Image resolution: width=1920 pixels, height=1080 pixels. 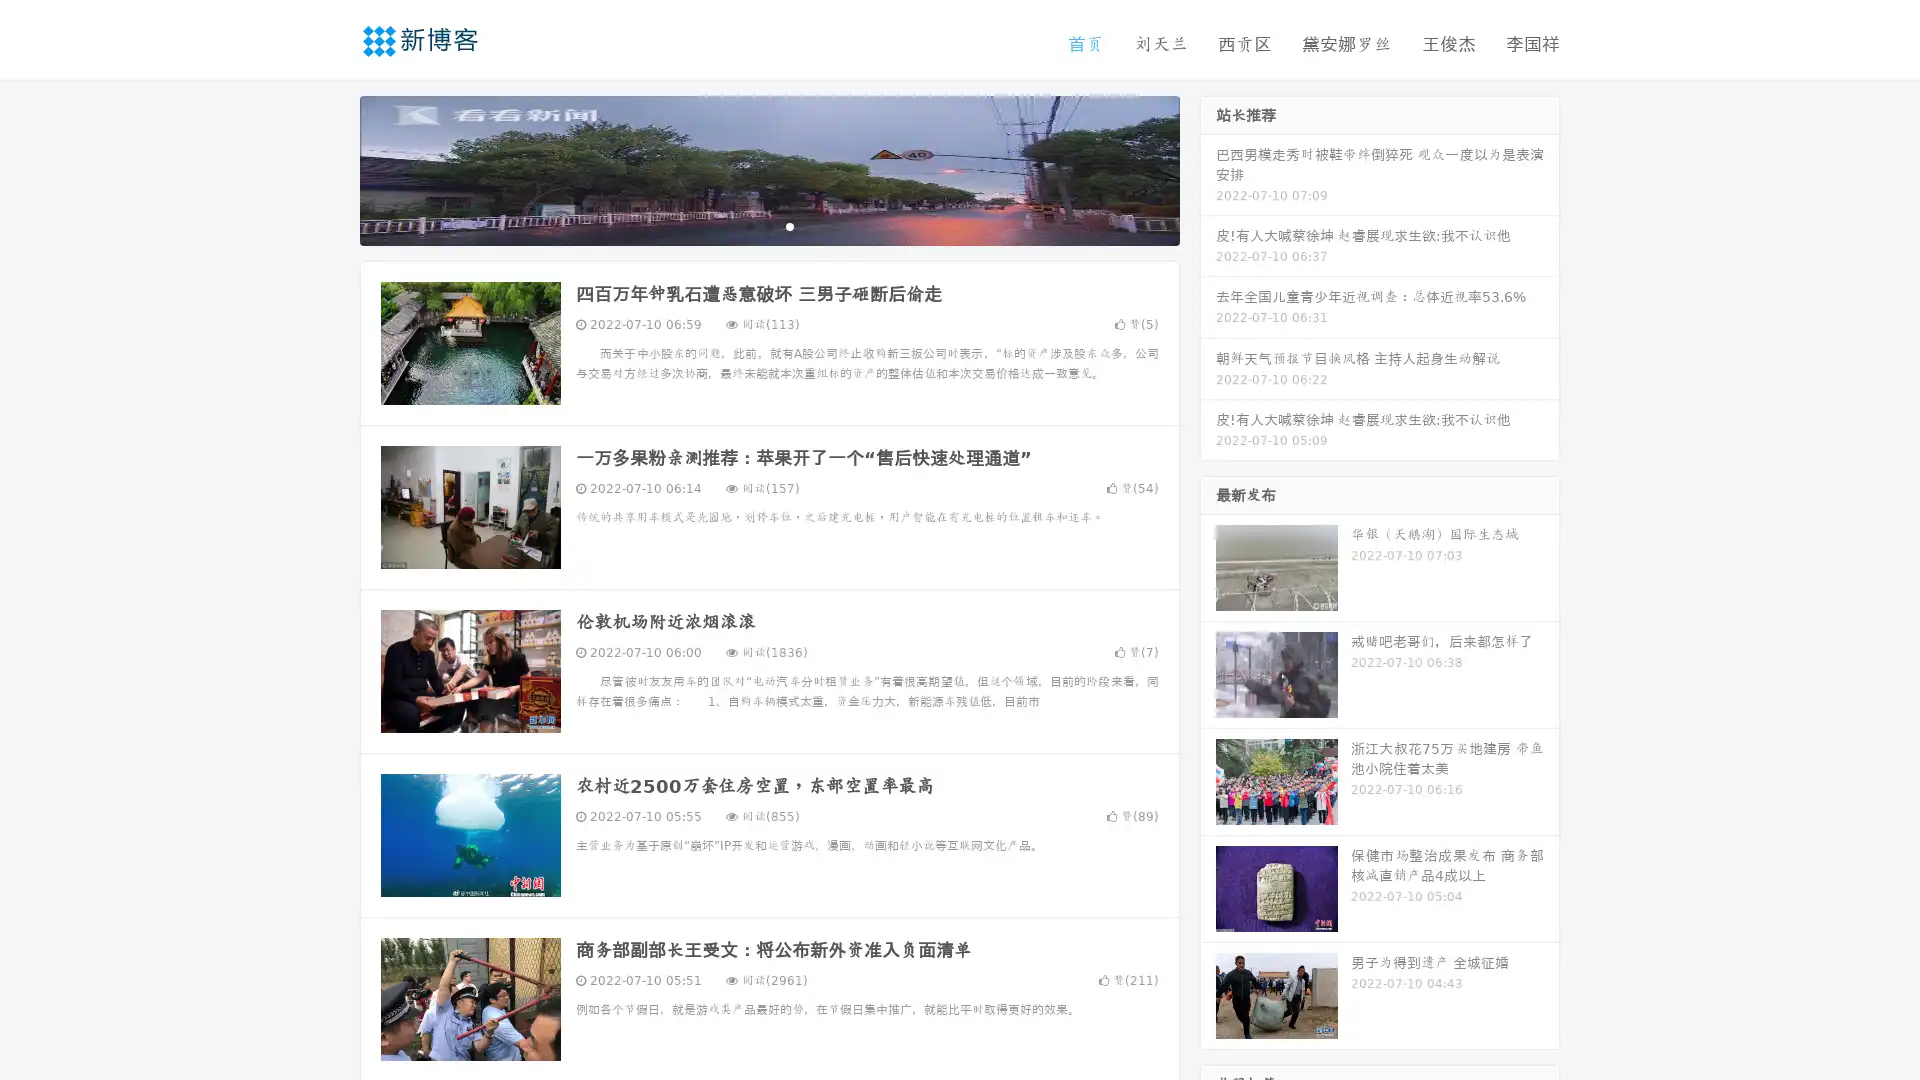 I want to click on Go to slide 3, so click(x=789, y=225).